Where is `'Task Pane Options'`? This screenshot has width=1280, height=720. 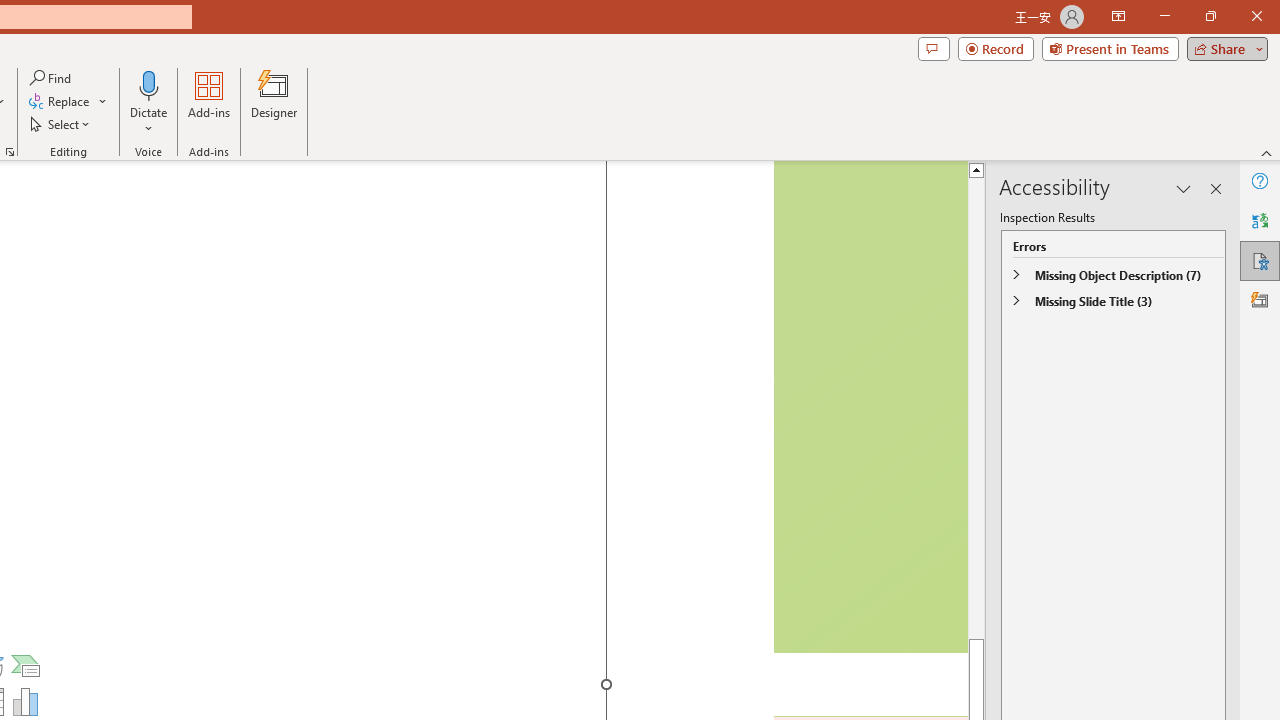 'Task Pane Options' is located at coordinates (1184, 189).